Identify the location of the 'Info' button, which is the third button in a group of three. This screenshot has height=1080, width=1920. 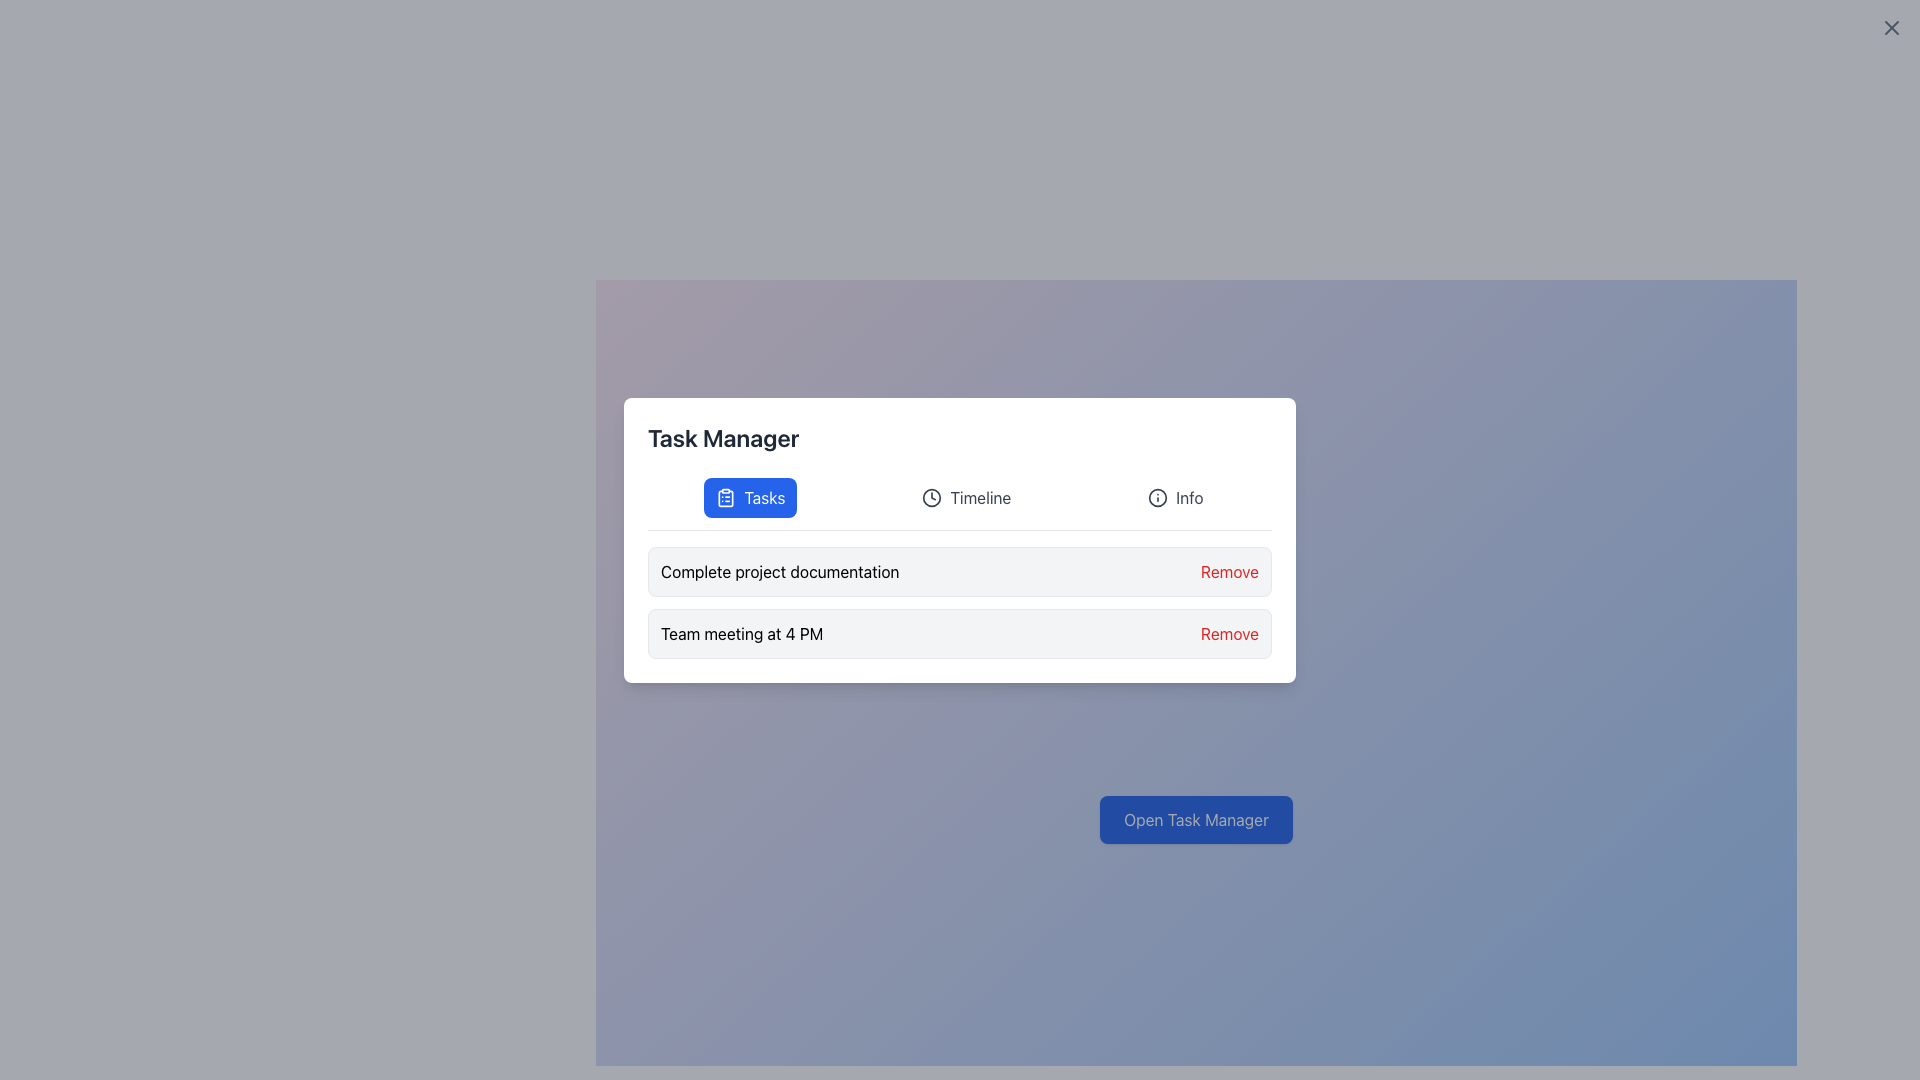
(1175, 496).